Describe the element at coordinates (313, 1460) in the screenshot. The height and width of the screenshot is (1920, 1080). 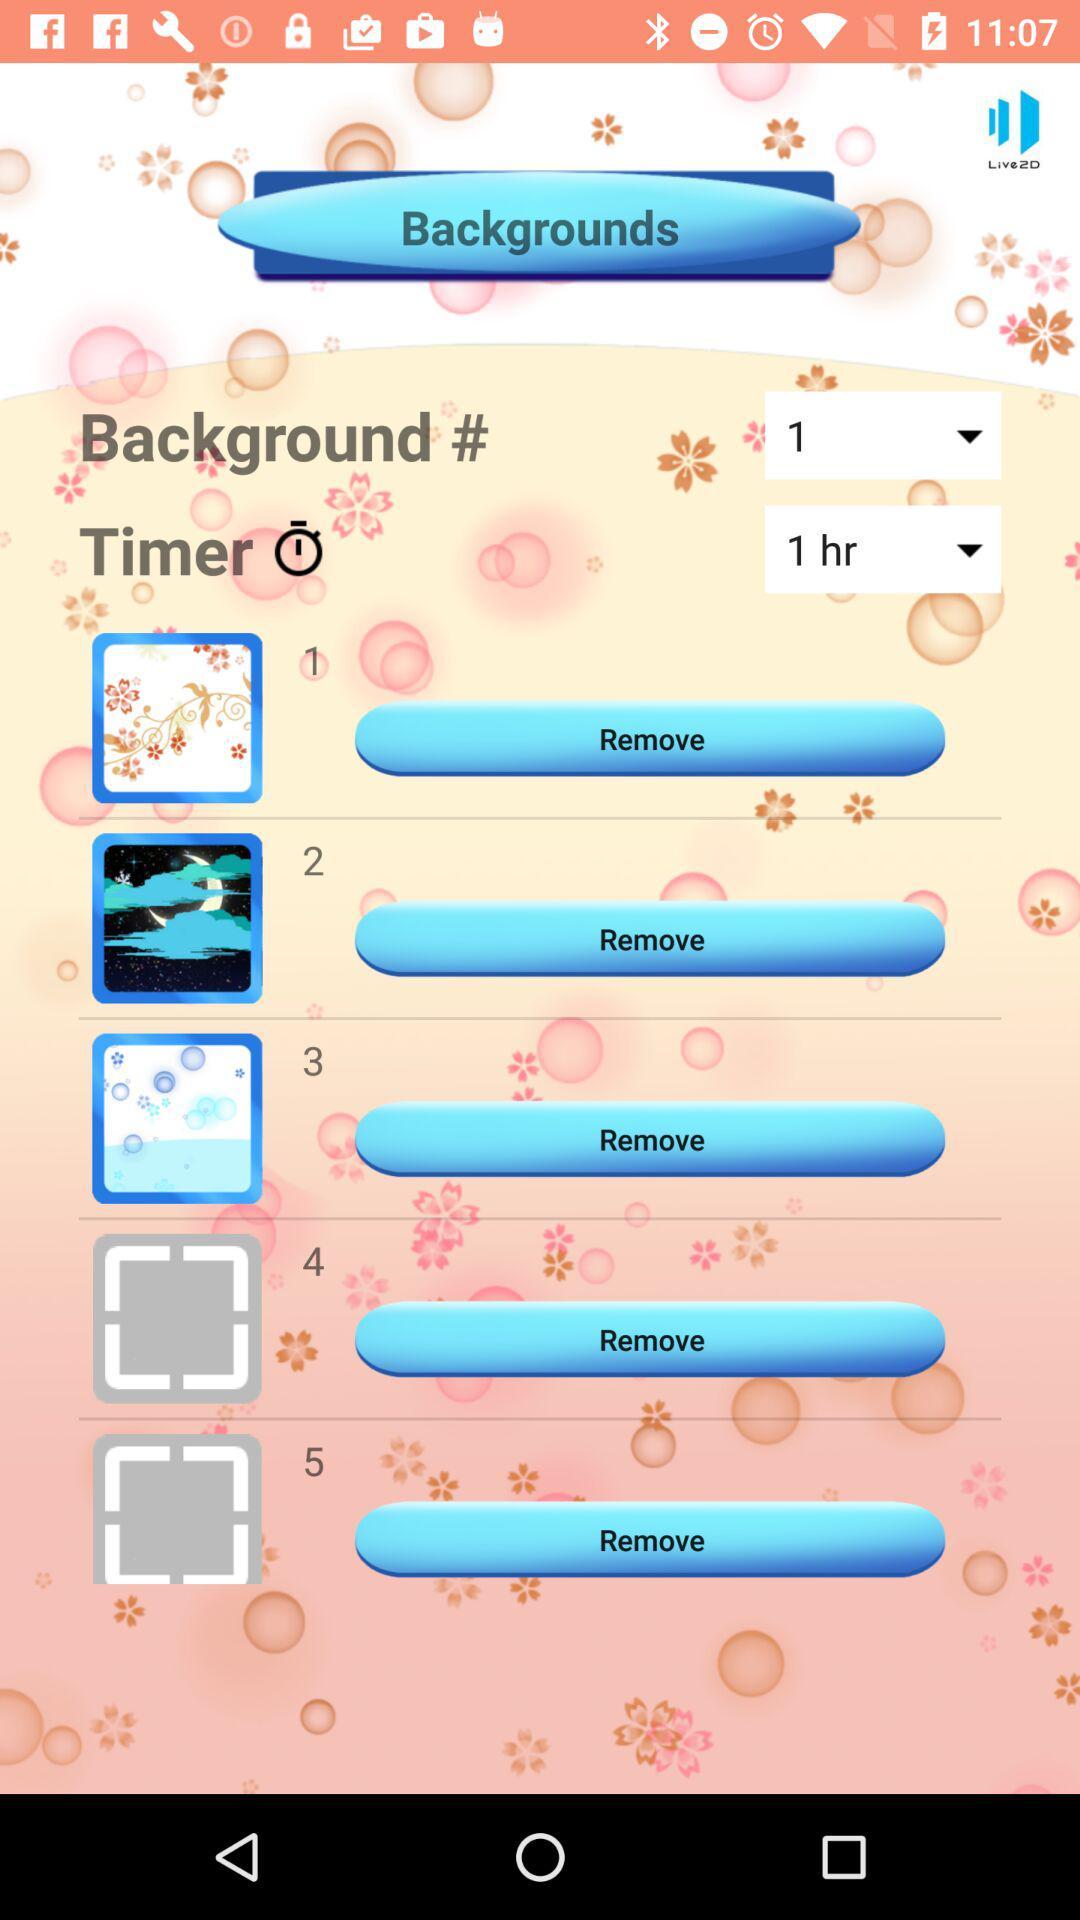
I see `item below the 4 icon` at that location.